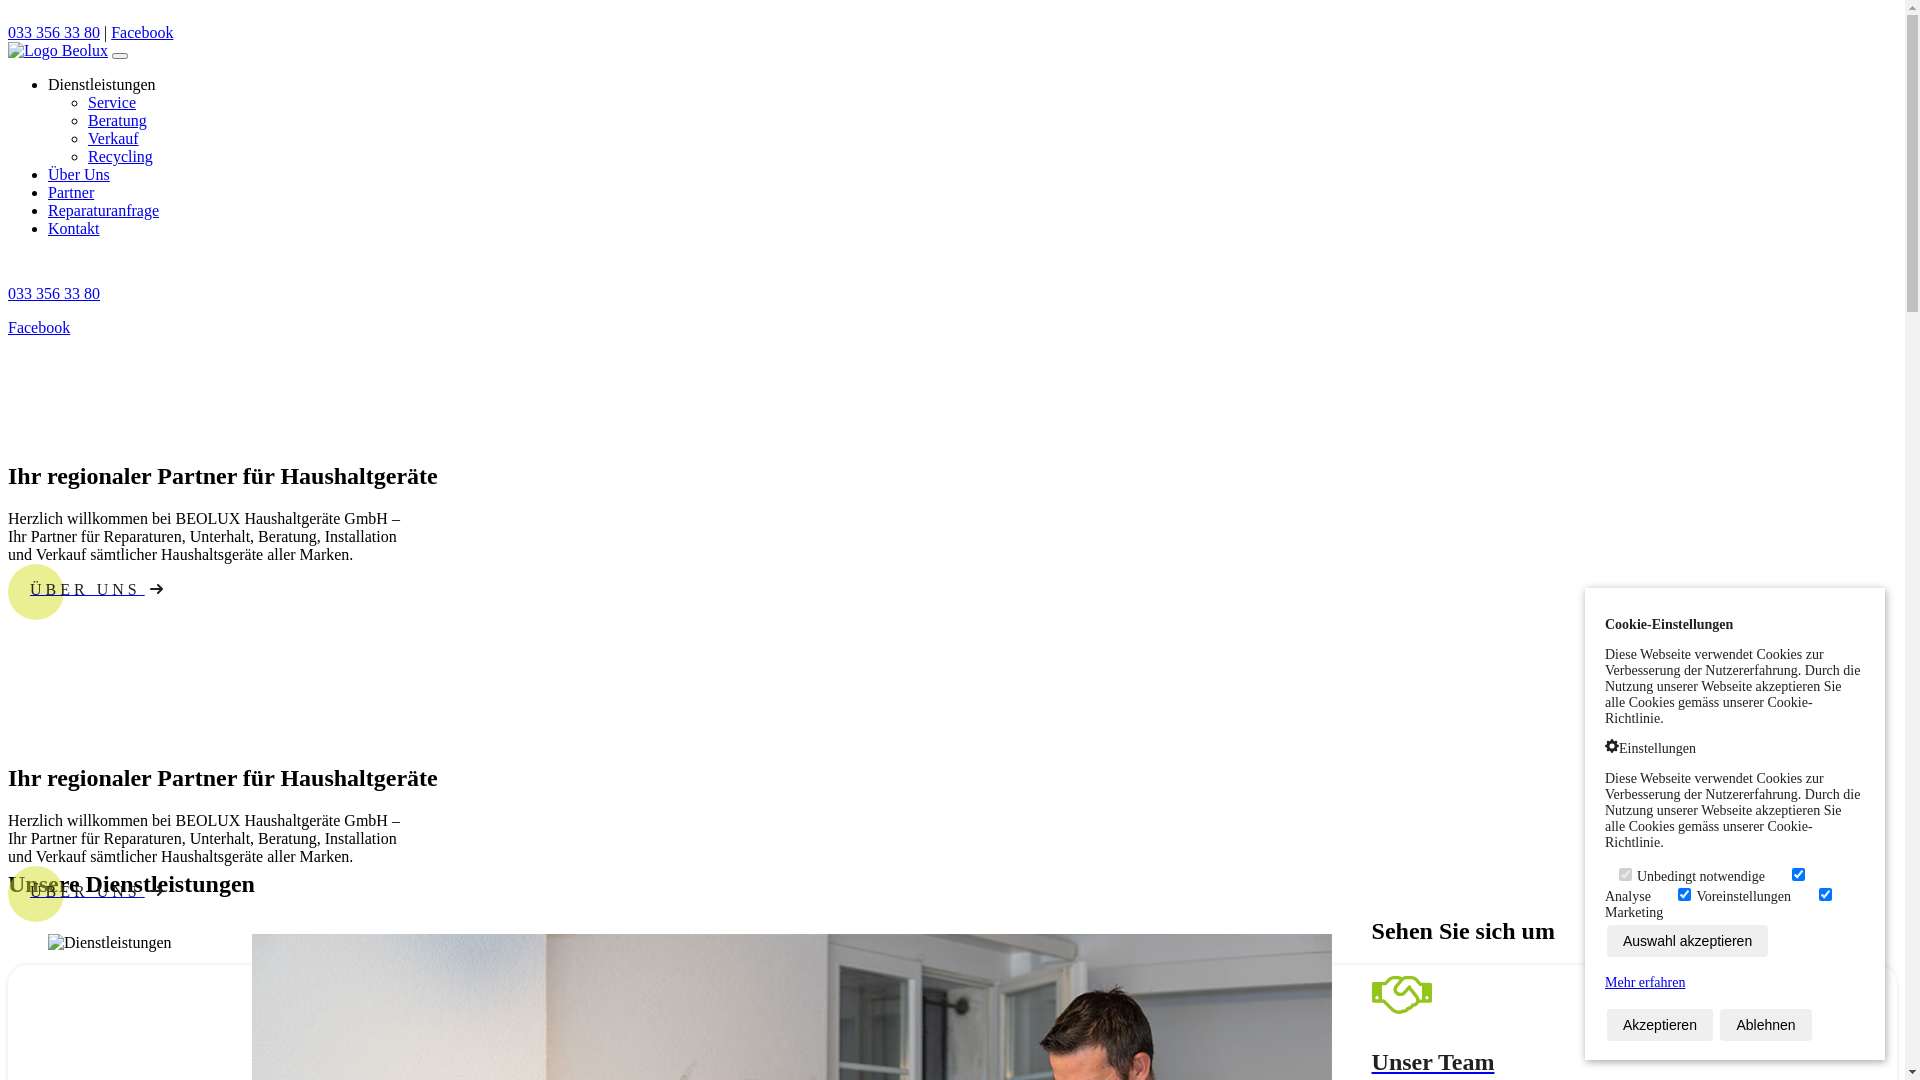 This screenshot has width=1920, height=1080. What do you see at coordinates (71, 192) in the screenshot?
I see `'Partner'` at bounding box center [71, 192].